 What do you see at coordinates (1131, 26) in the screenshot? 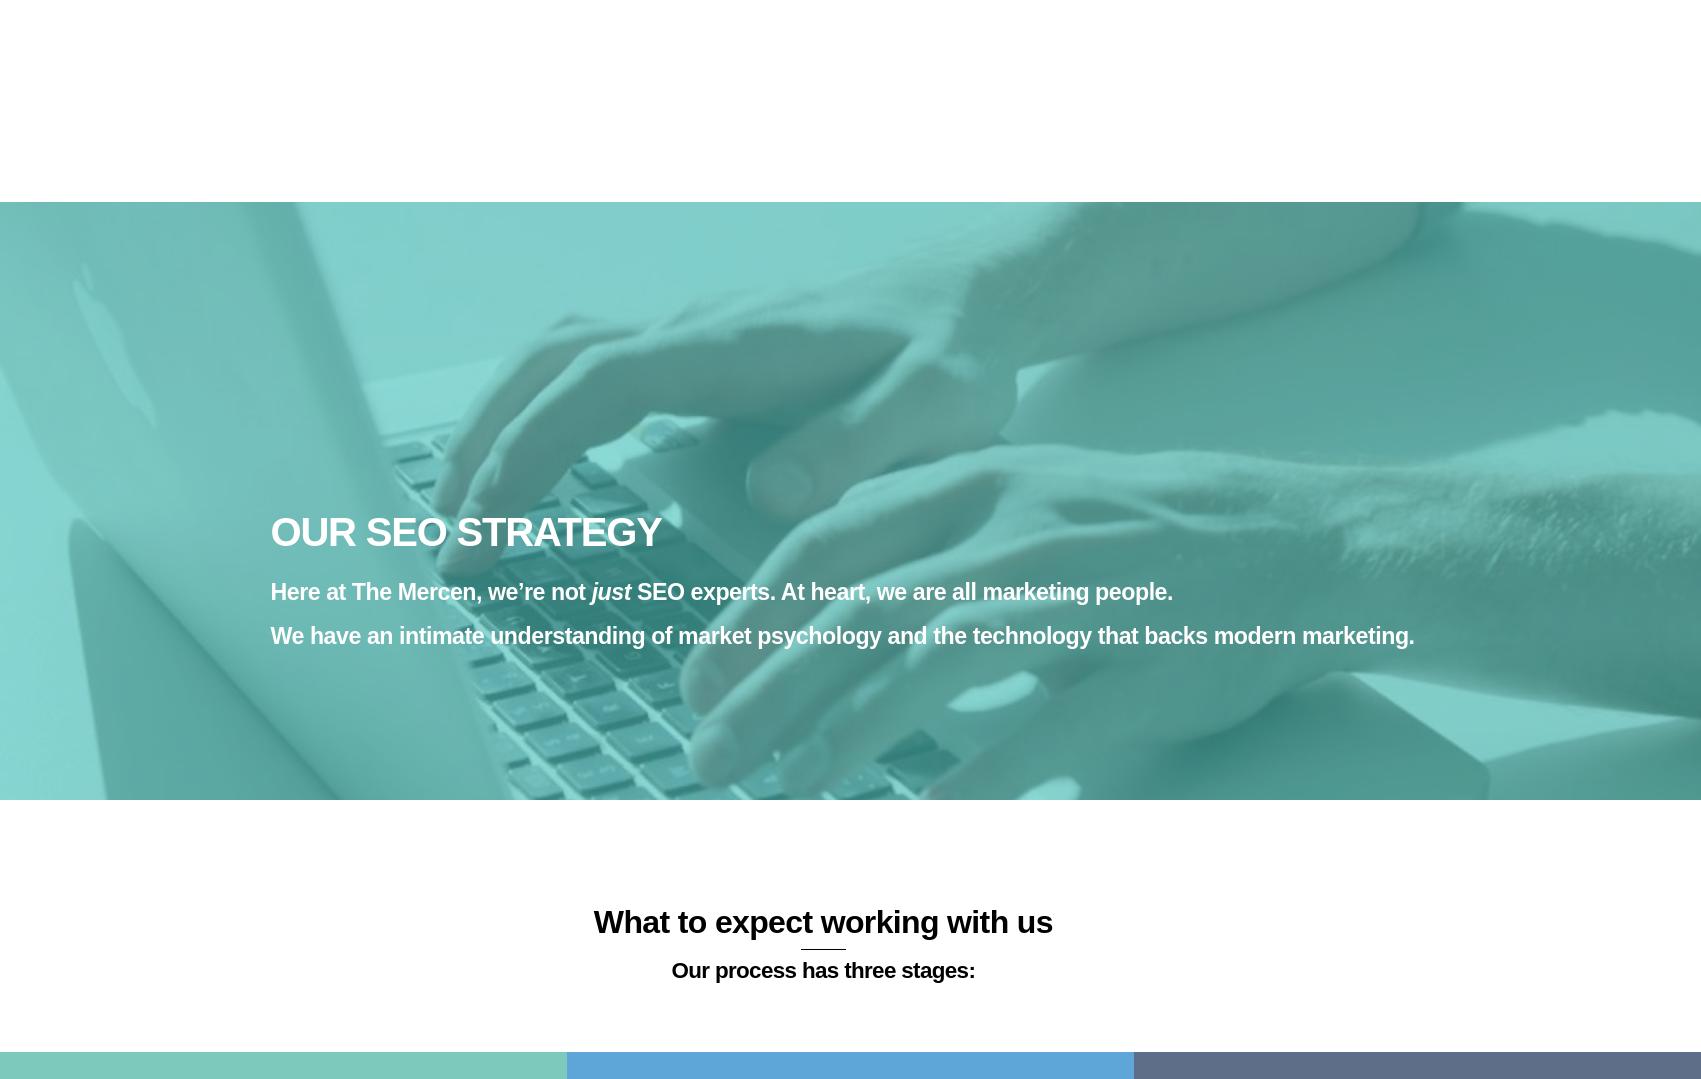
I see `'Contact'` at bounding box center [1131, 26].